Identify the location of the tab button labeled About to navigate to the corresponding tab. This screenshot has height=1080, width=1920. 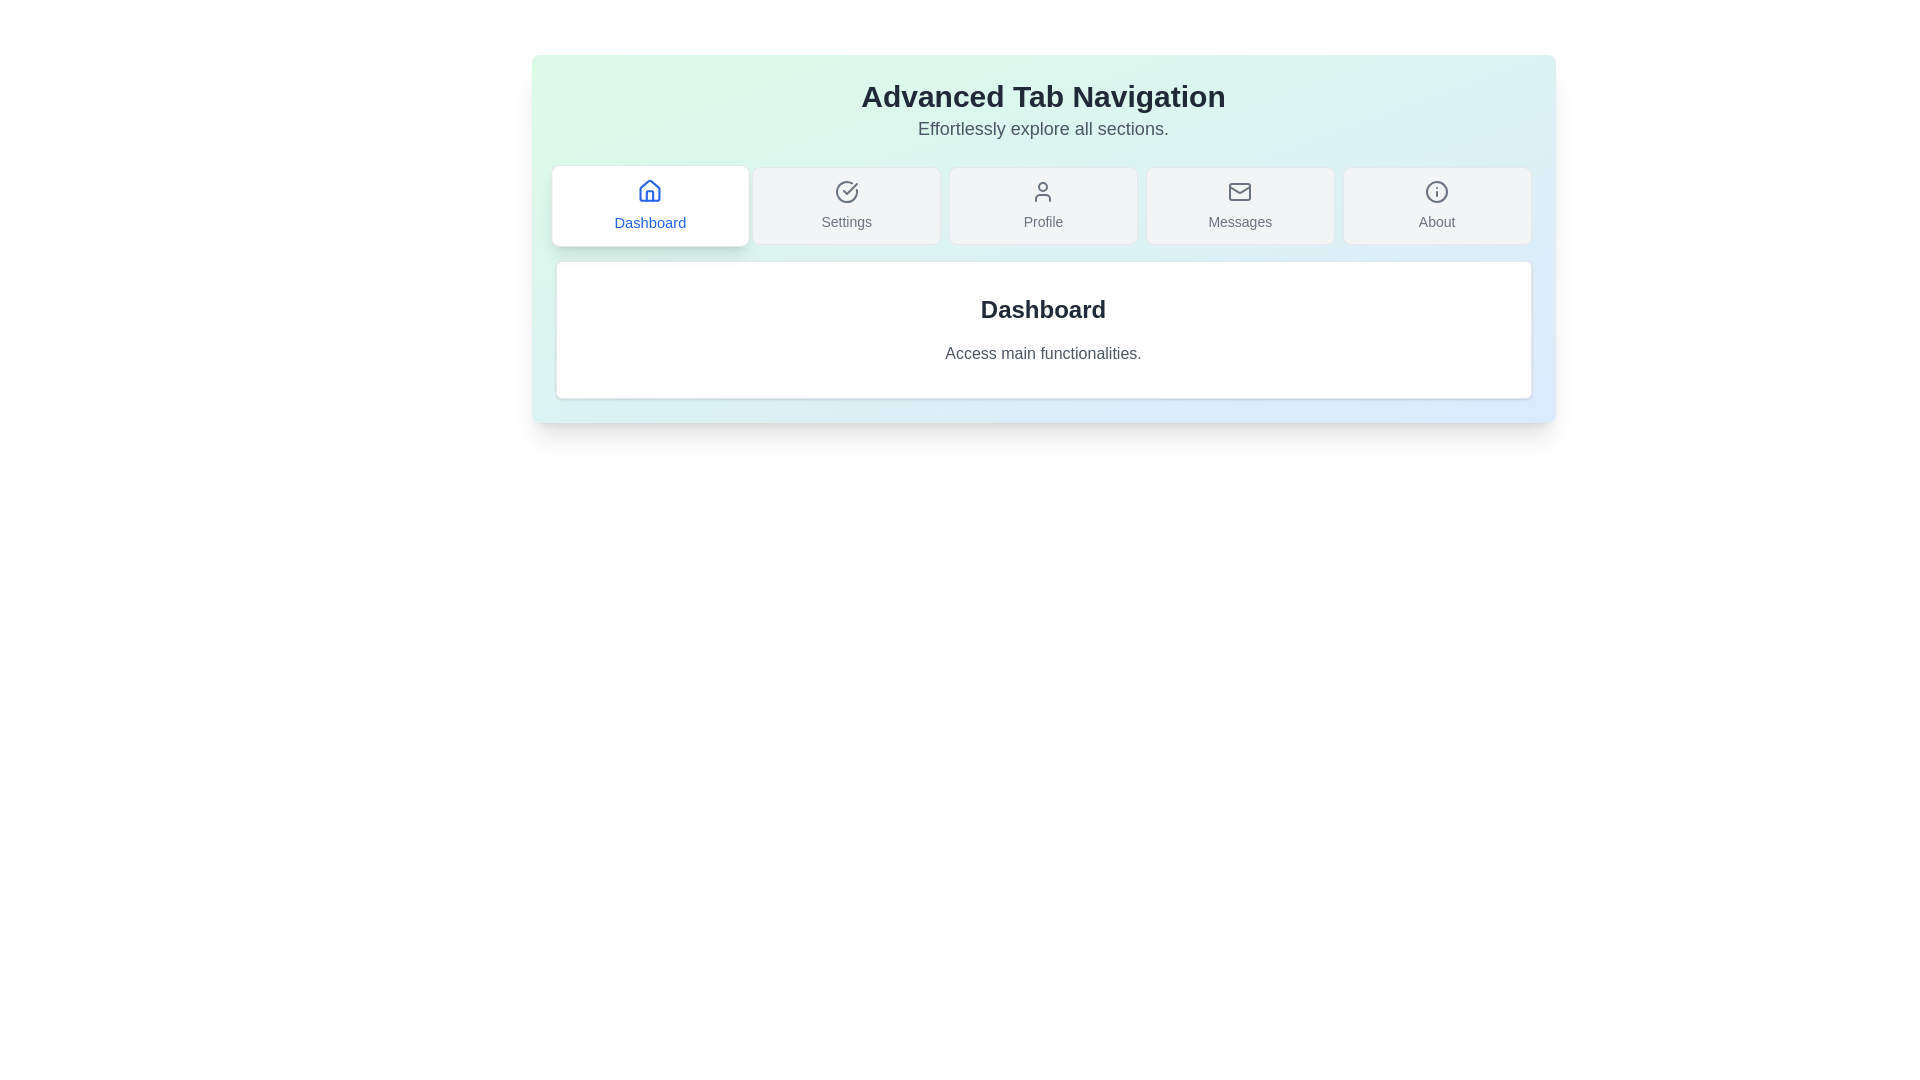
(1436, 205).